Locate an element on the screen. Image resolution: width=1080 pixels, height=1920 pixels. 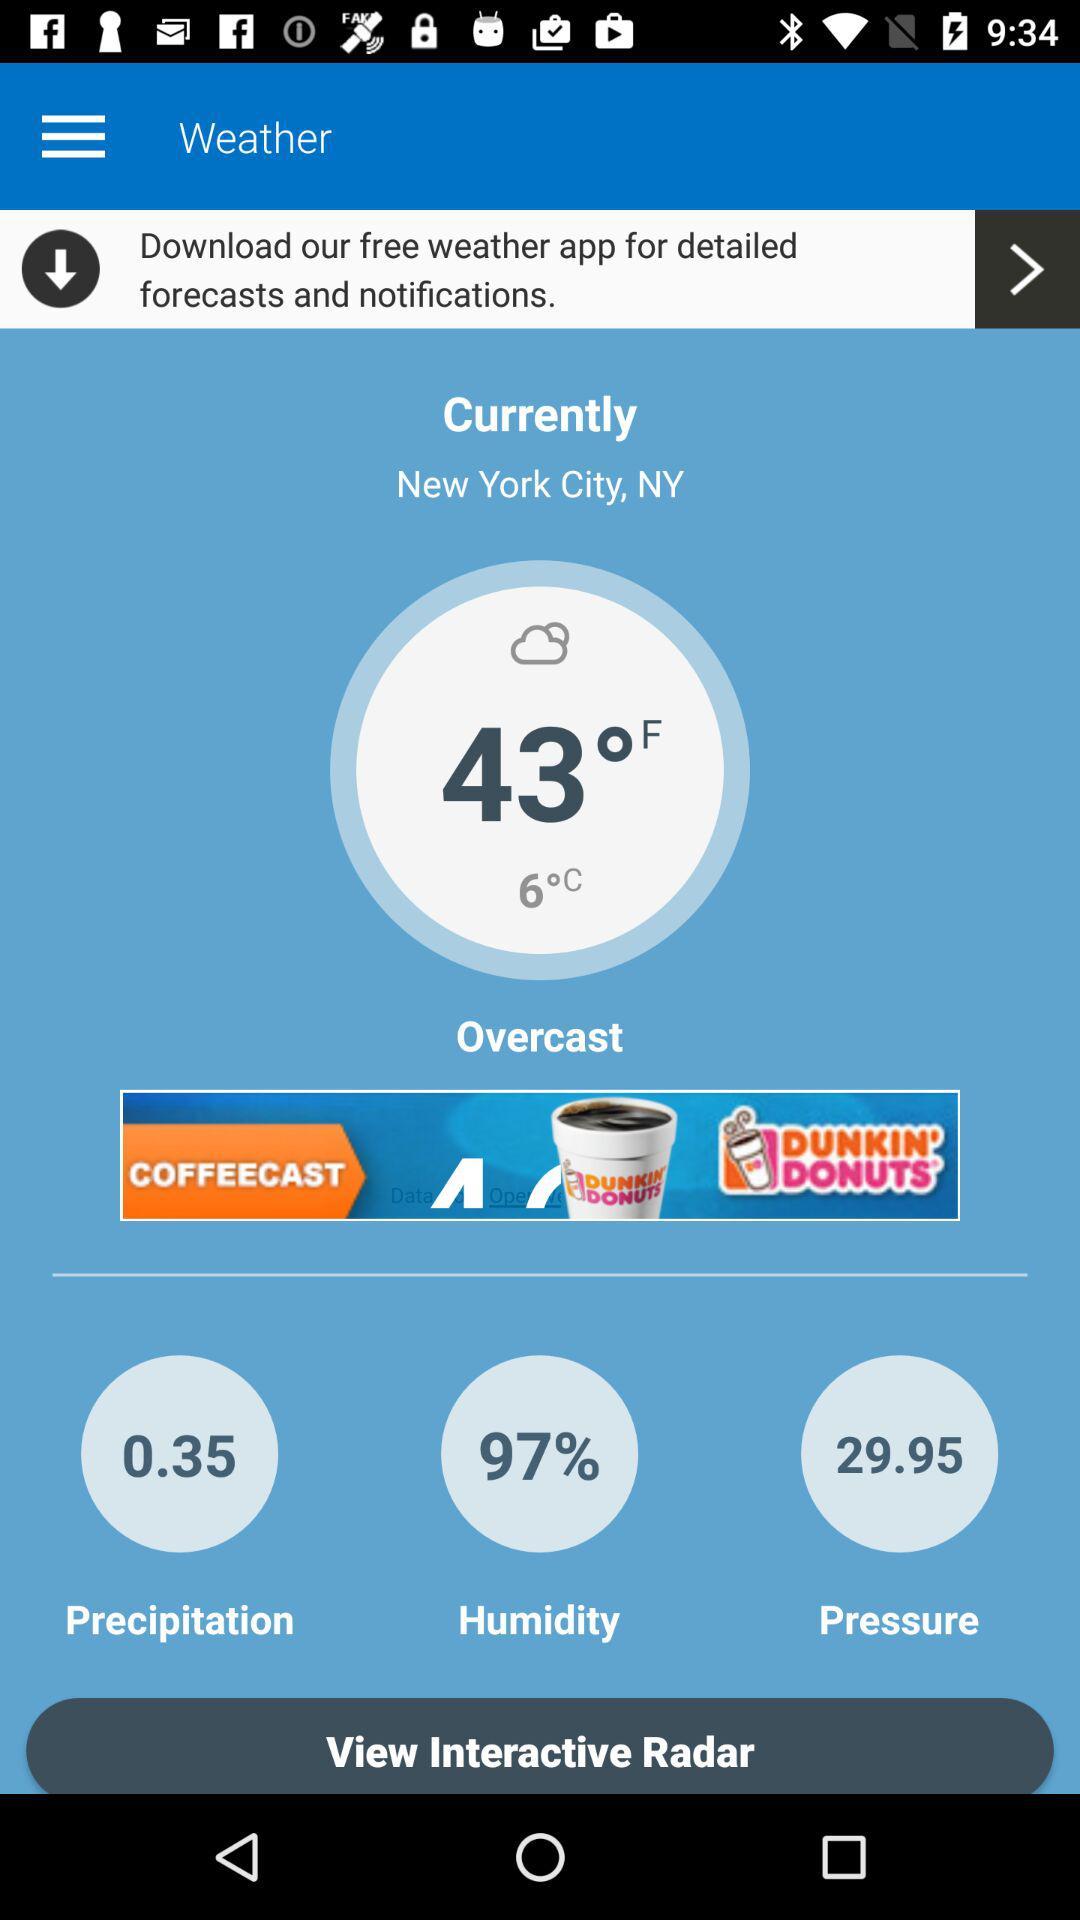
advertisement is located at coordinates (540, 1155).